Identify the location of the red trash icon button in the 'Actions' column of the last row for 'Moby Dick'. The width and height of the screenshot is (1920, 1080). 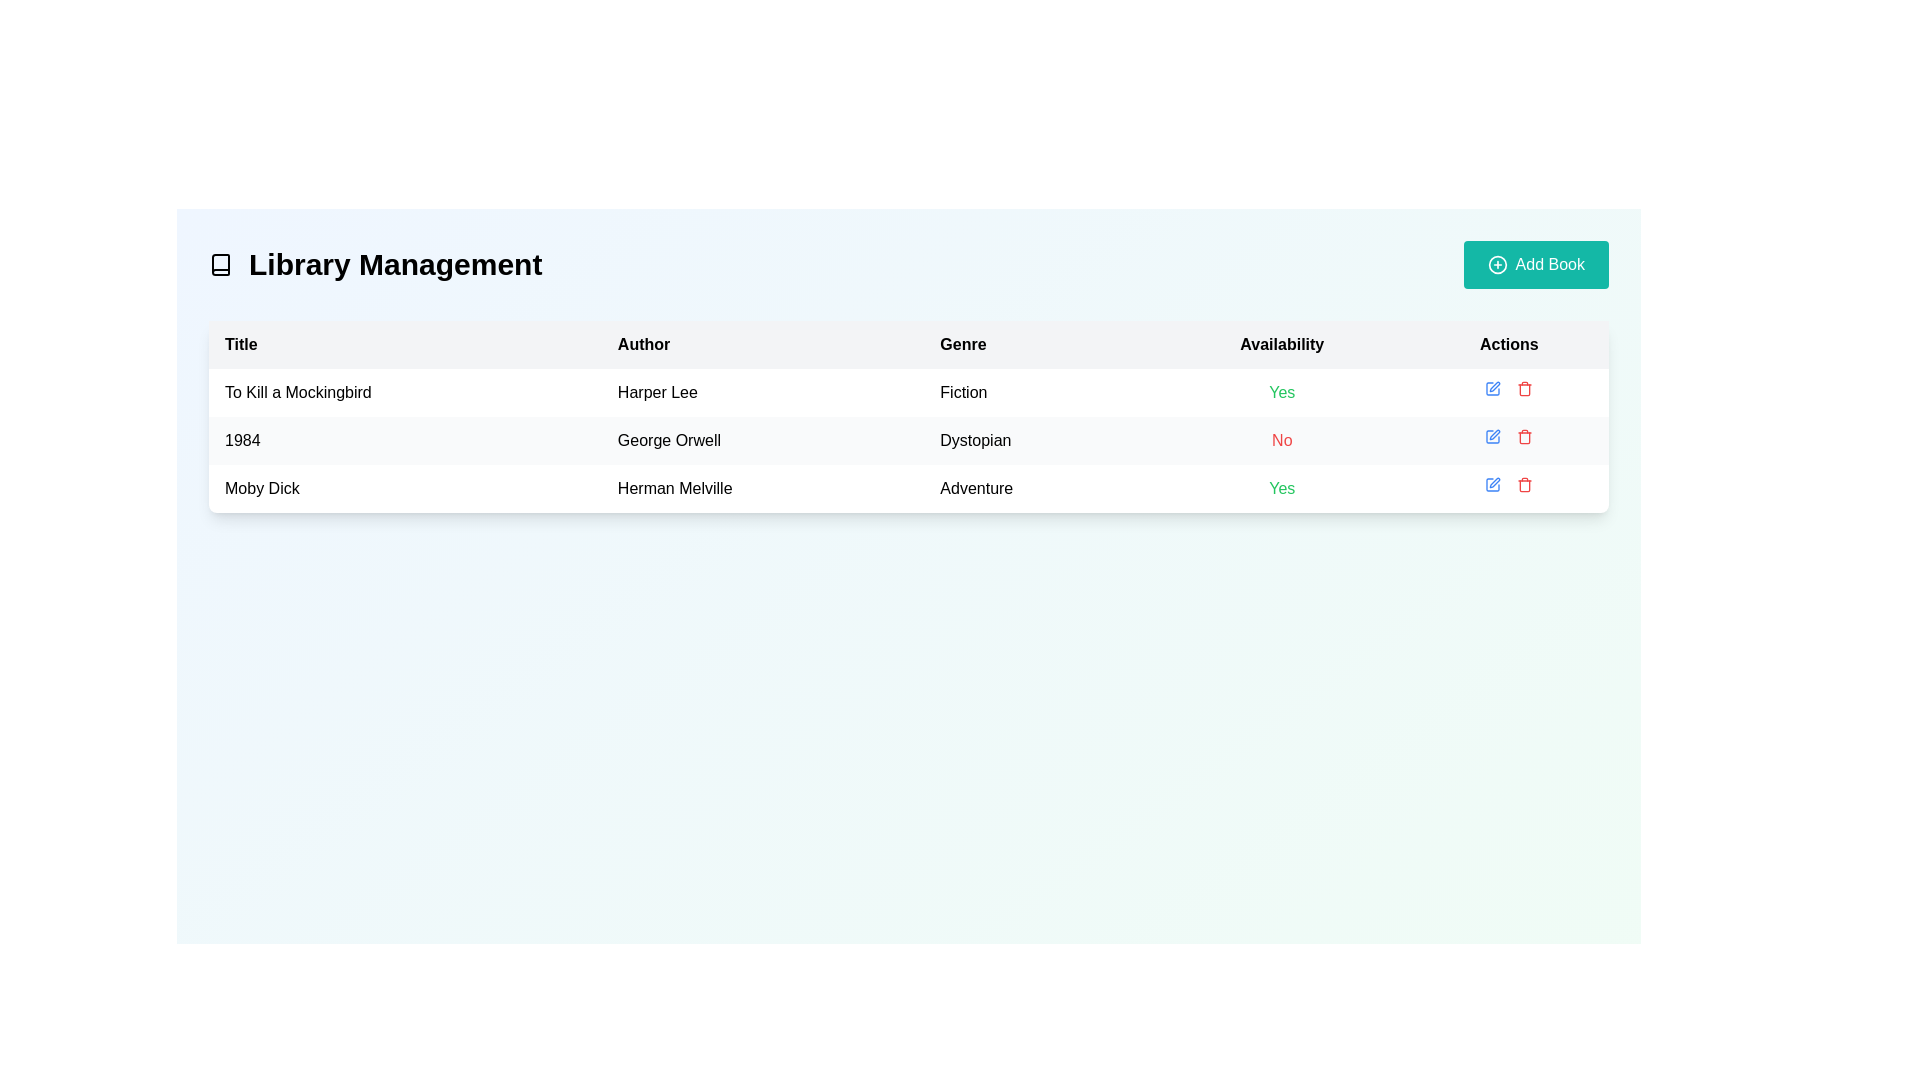
(1524, 485).